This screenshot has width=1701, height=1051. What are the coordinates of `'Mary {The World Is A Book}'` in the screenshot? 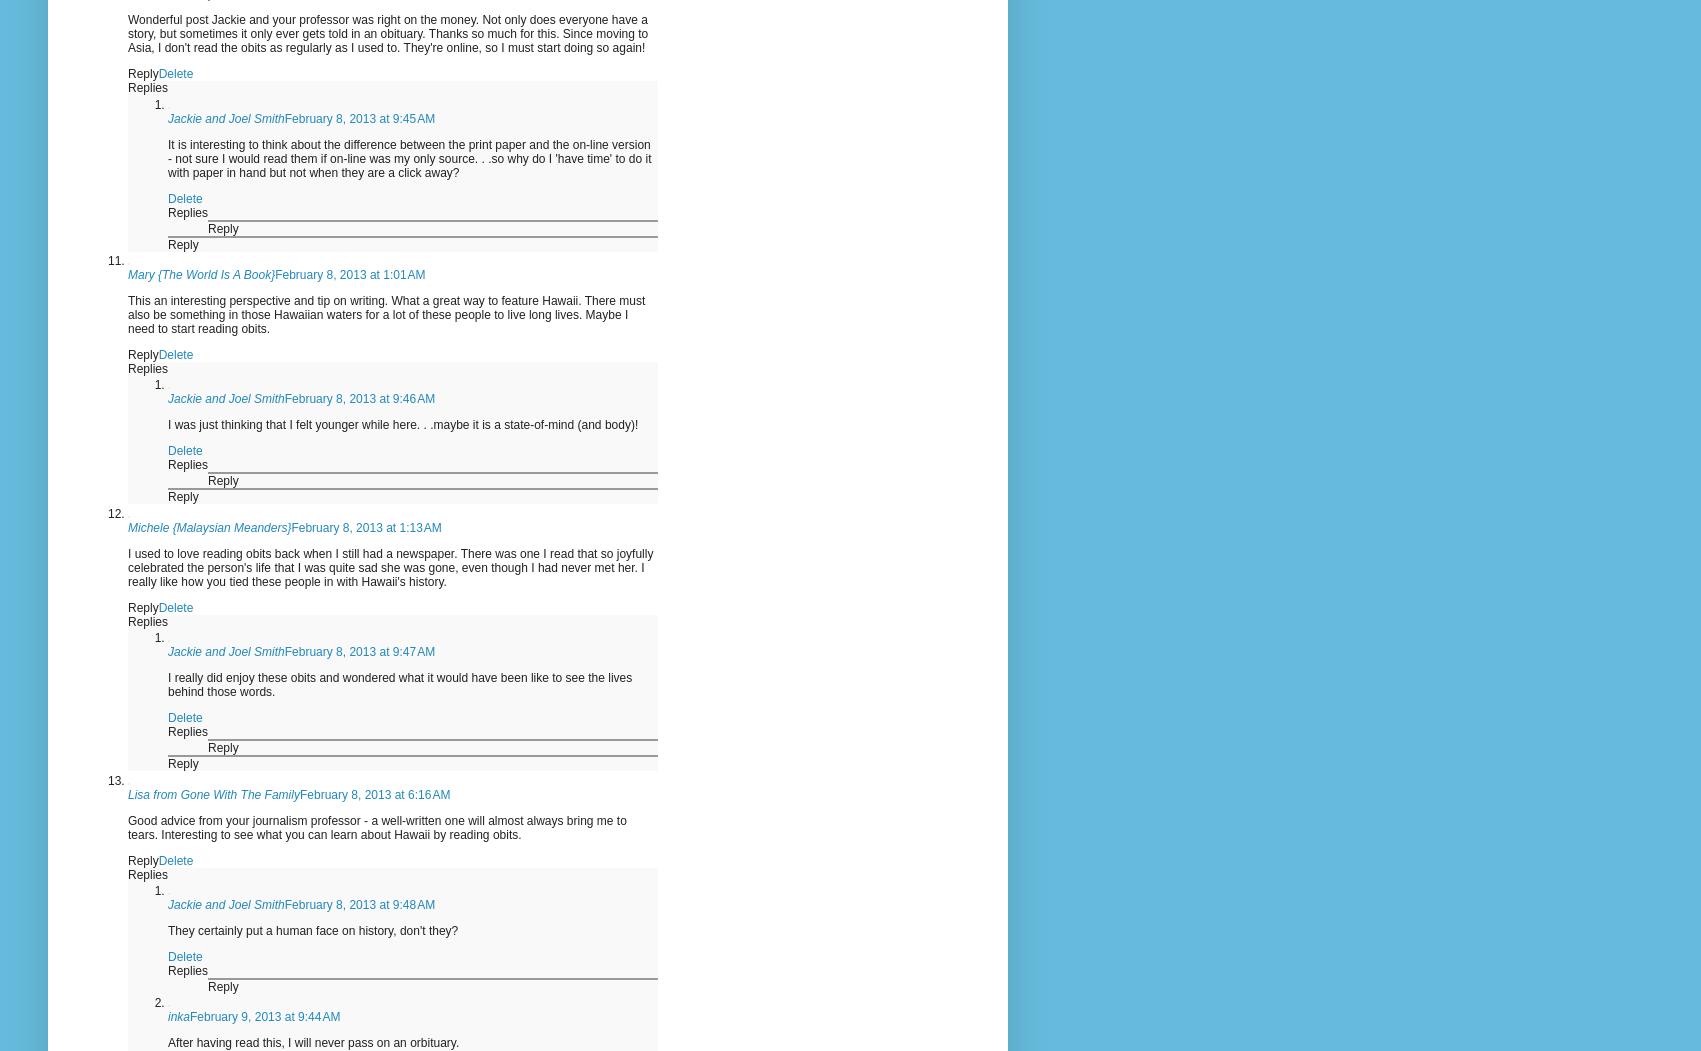 It's located at (200, 275).